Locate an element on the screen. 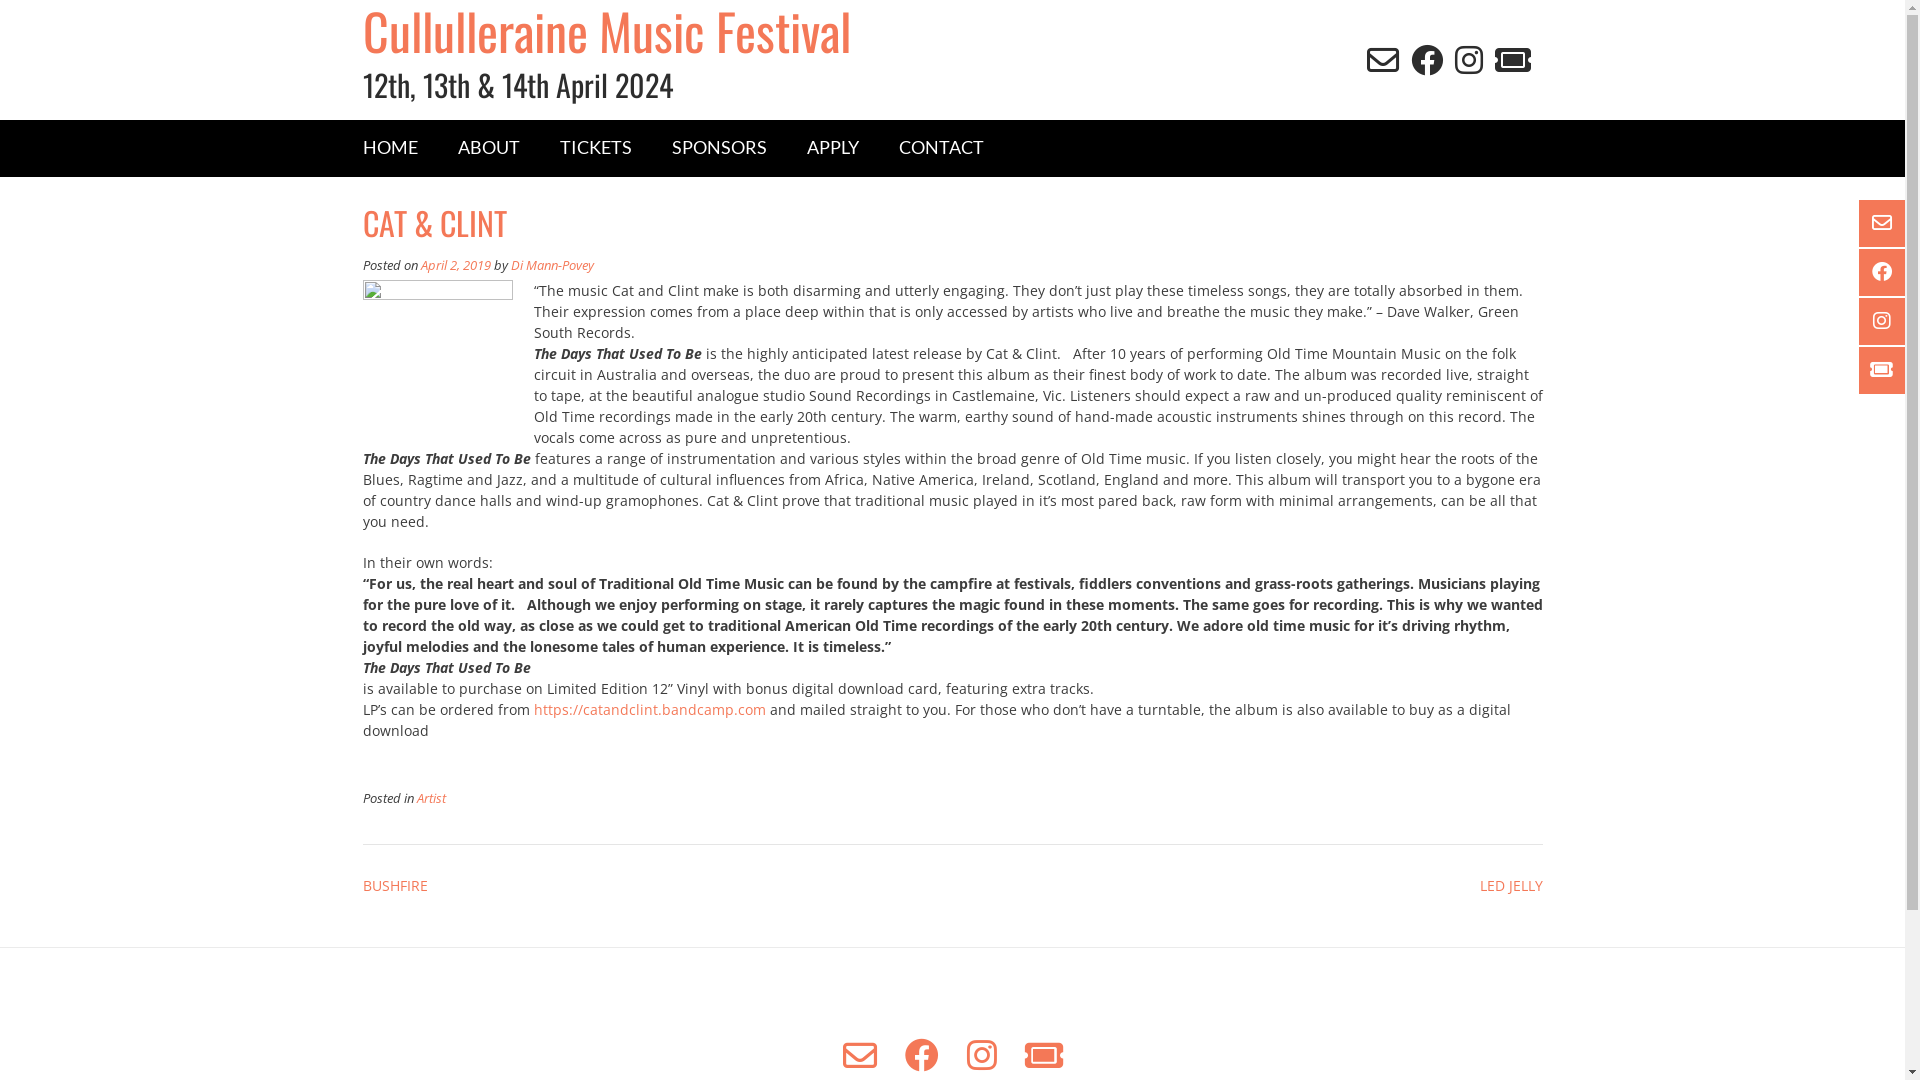  'BUSHFIRE' is located at coordinates (394, 884).